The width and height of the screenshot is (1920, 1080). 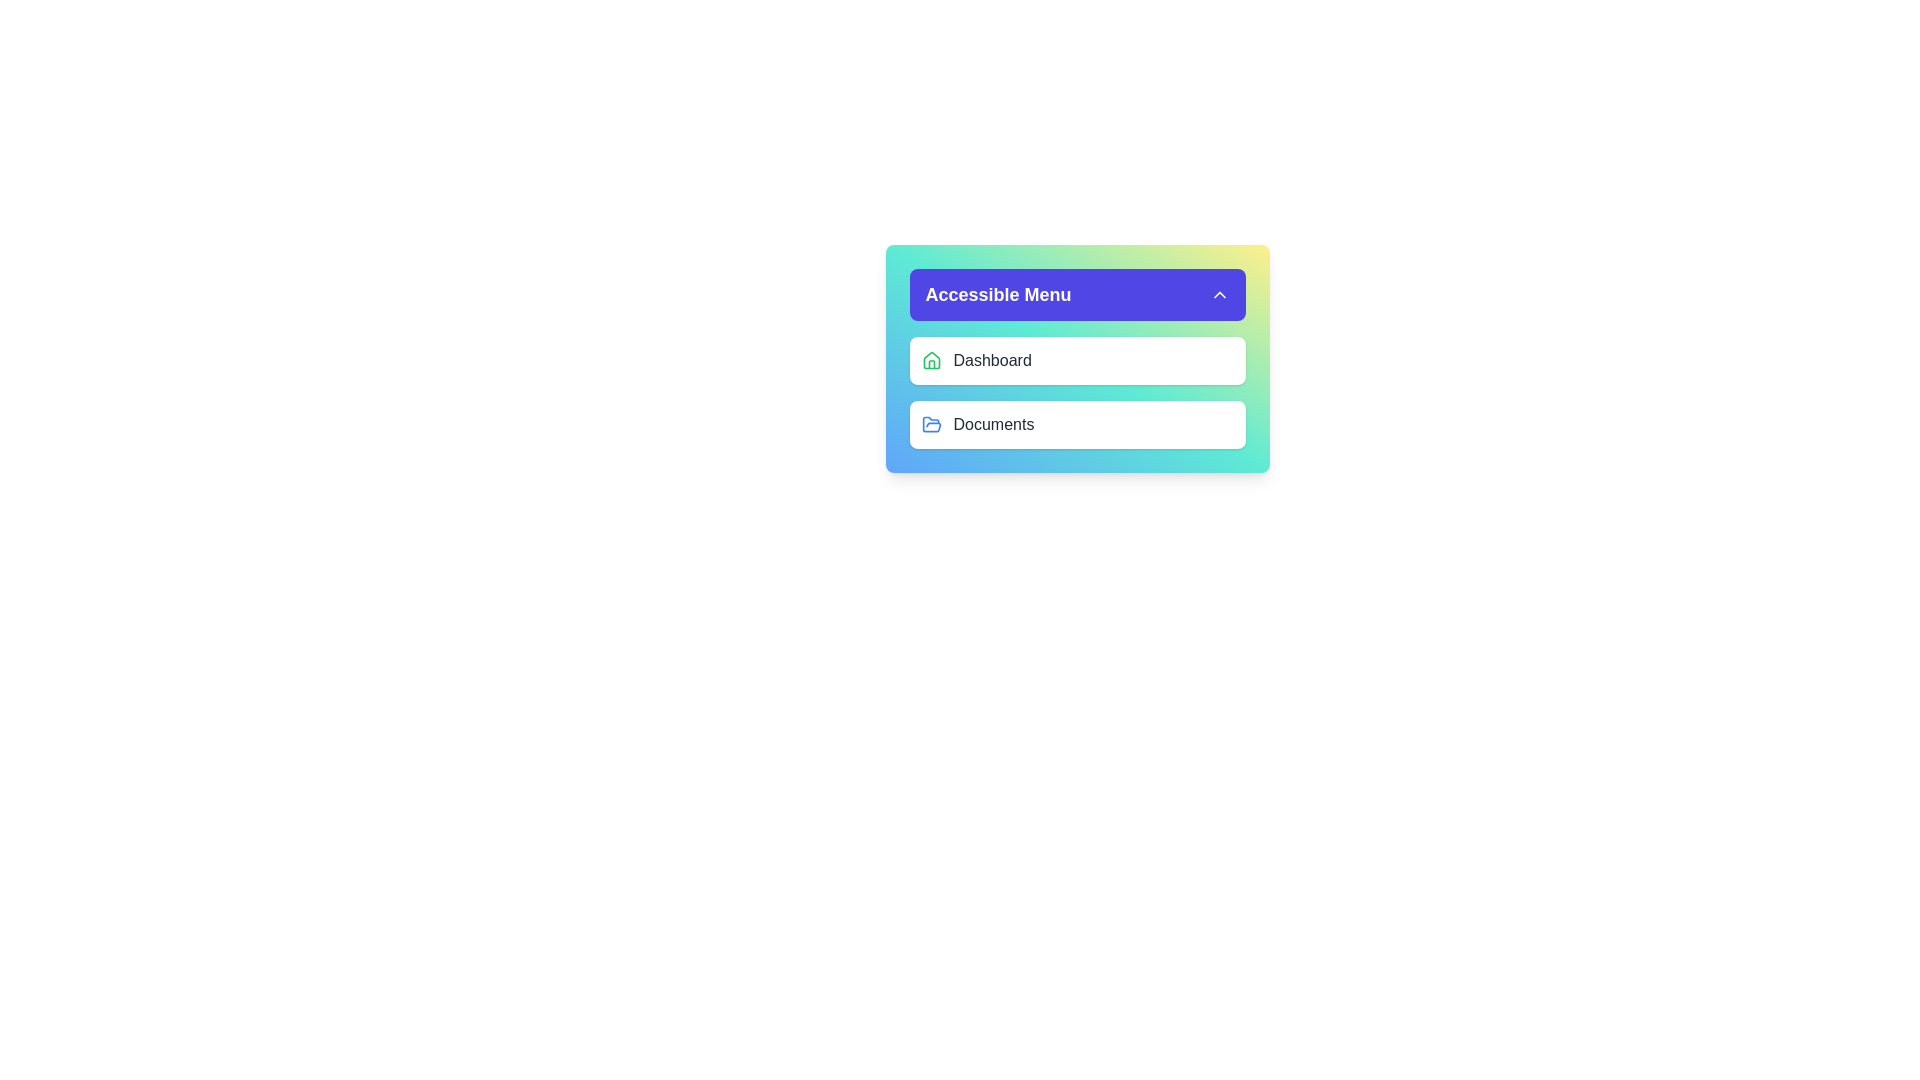 I want to click on the green house icon that serves as the visual label for the 'Dashboard' menu item, located to the left of the text 'Dashboard', so click(x=930, y=361).